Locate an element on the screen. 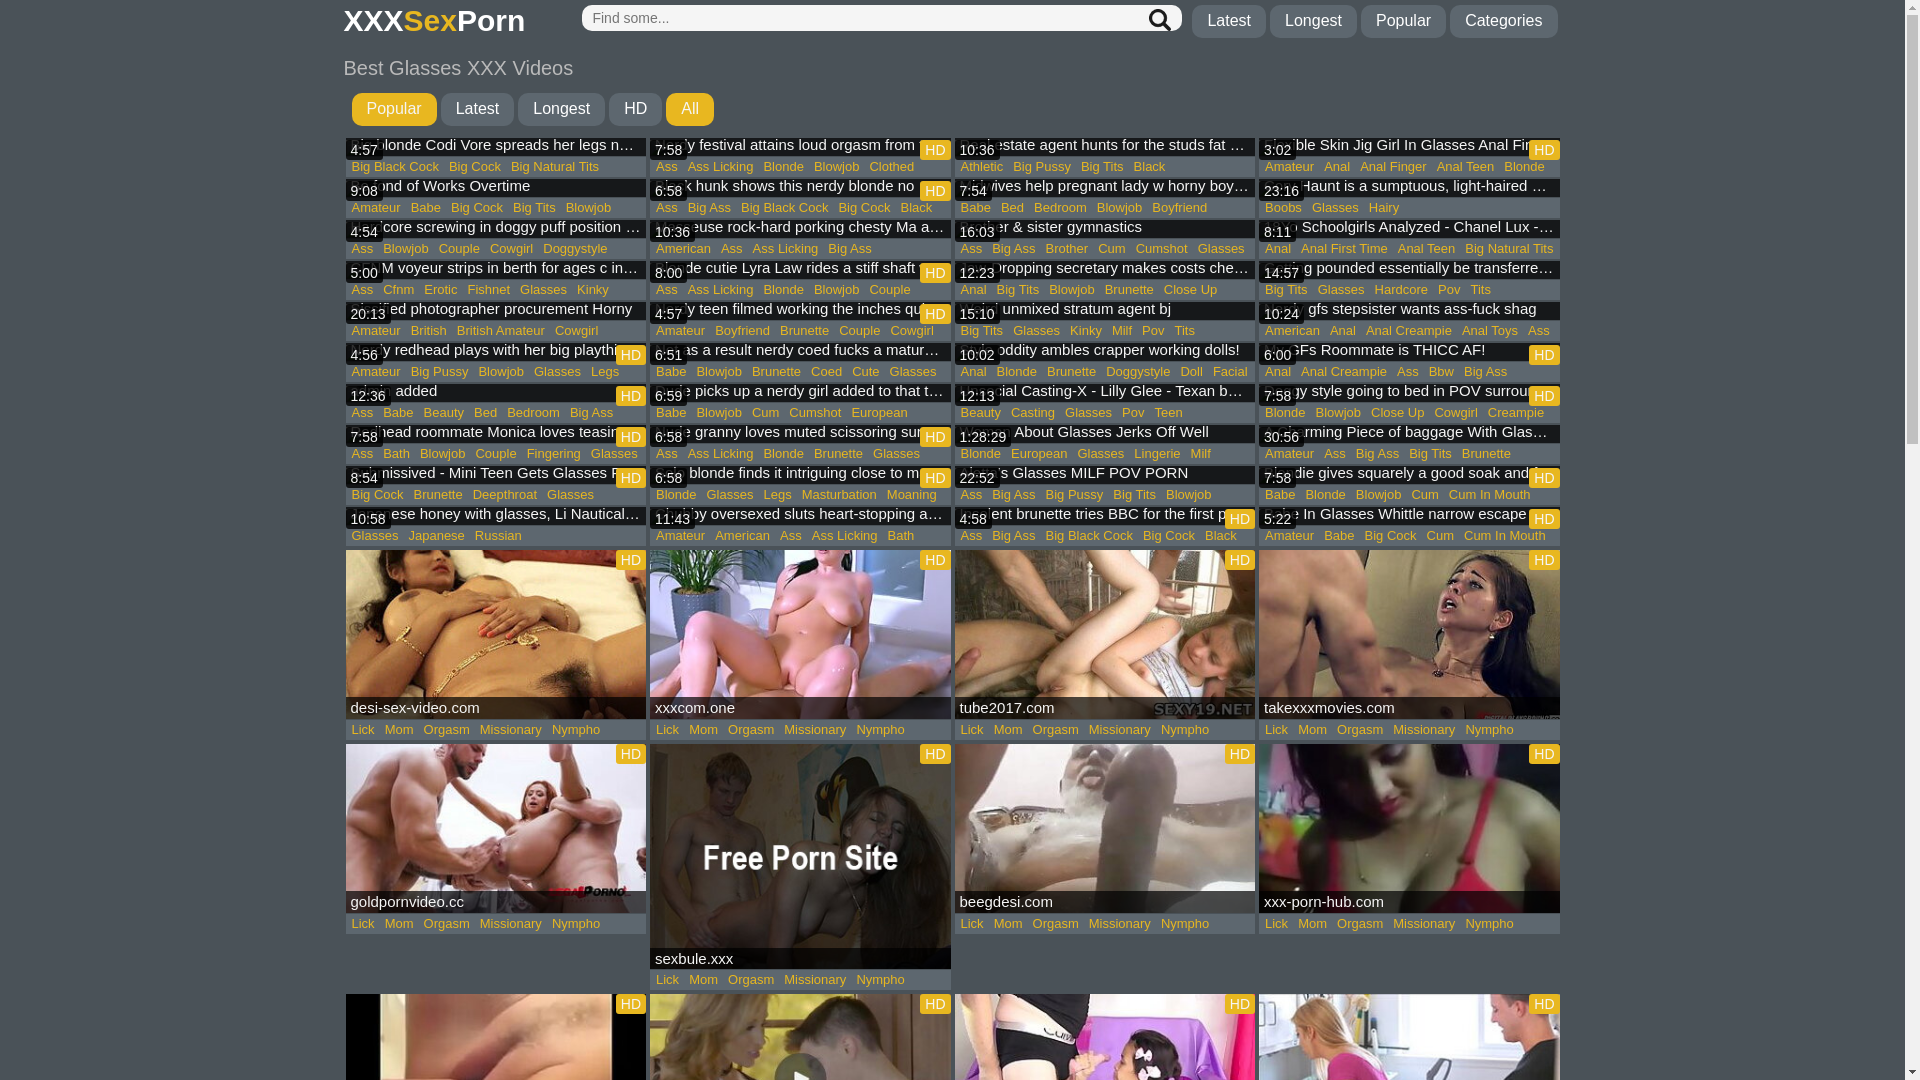 The height and width of the screenshot is (1080, 1920). 'British' is located at coordinates (427, 330).